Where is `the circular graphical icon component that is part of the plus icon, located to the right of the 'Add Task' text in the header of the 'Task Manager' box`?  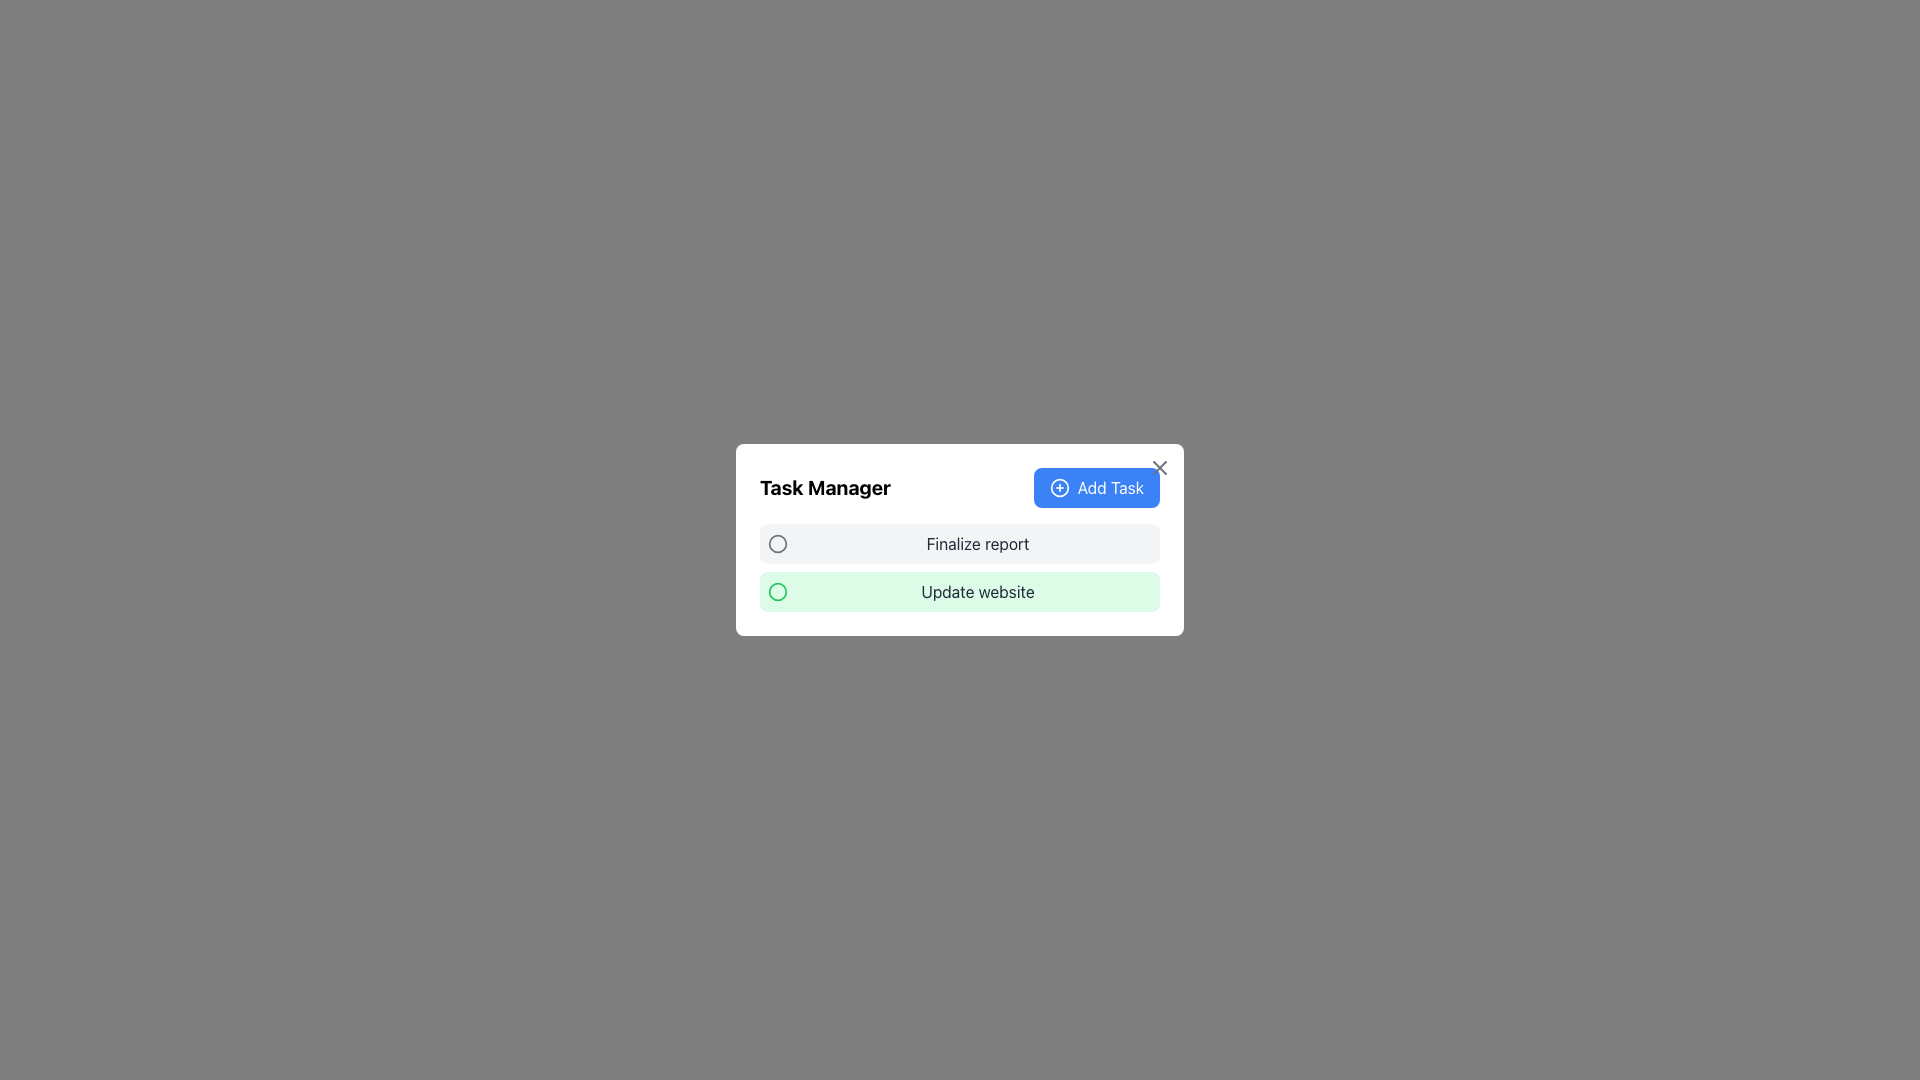 the circular graphical icon component that is part of the plus icon, located to the right of the 'Add Task' text in the header of the 'Task Manager' box is located at coordinates (1058, 488).